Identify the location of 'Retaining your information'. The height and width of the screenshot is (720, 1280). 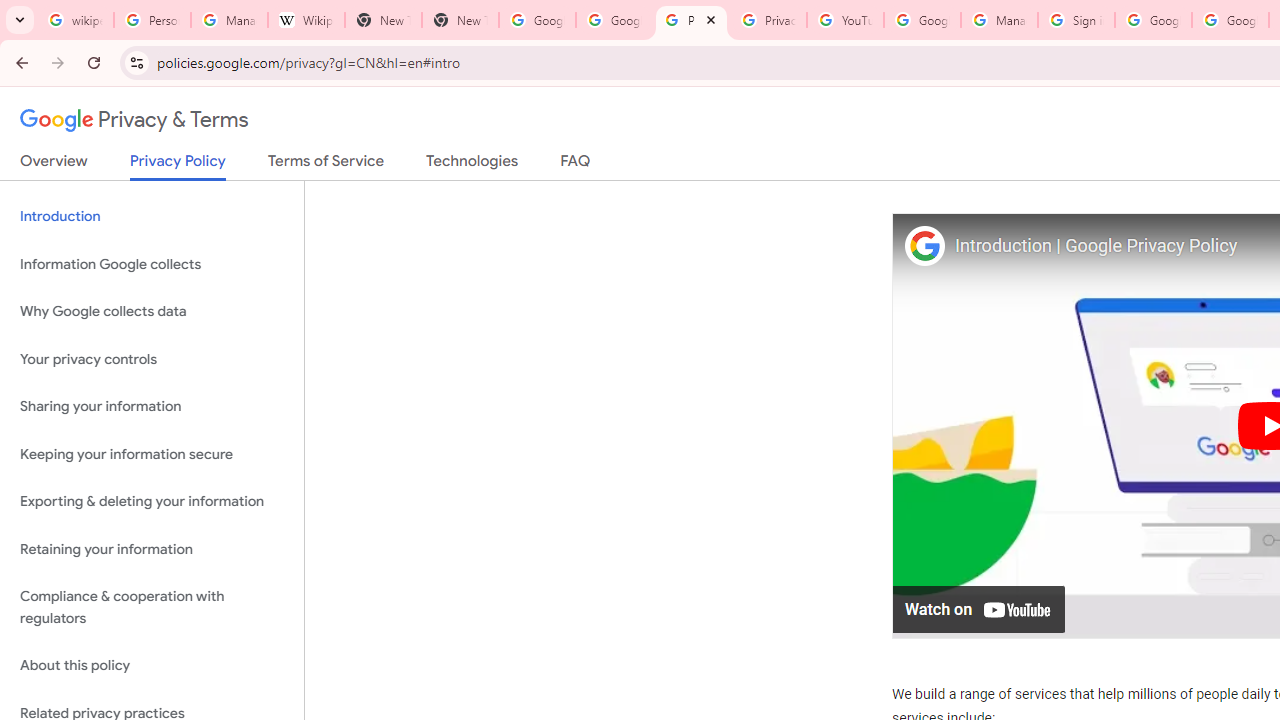
(151, 549).